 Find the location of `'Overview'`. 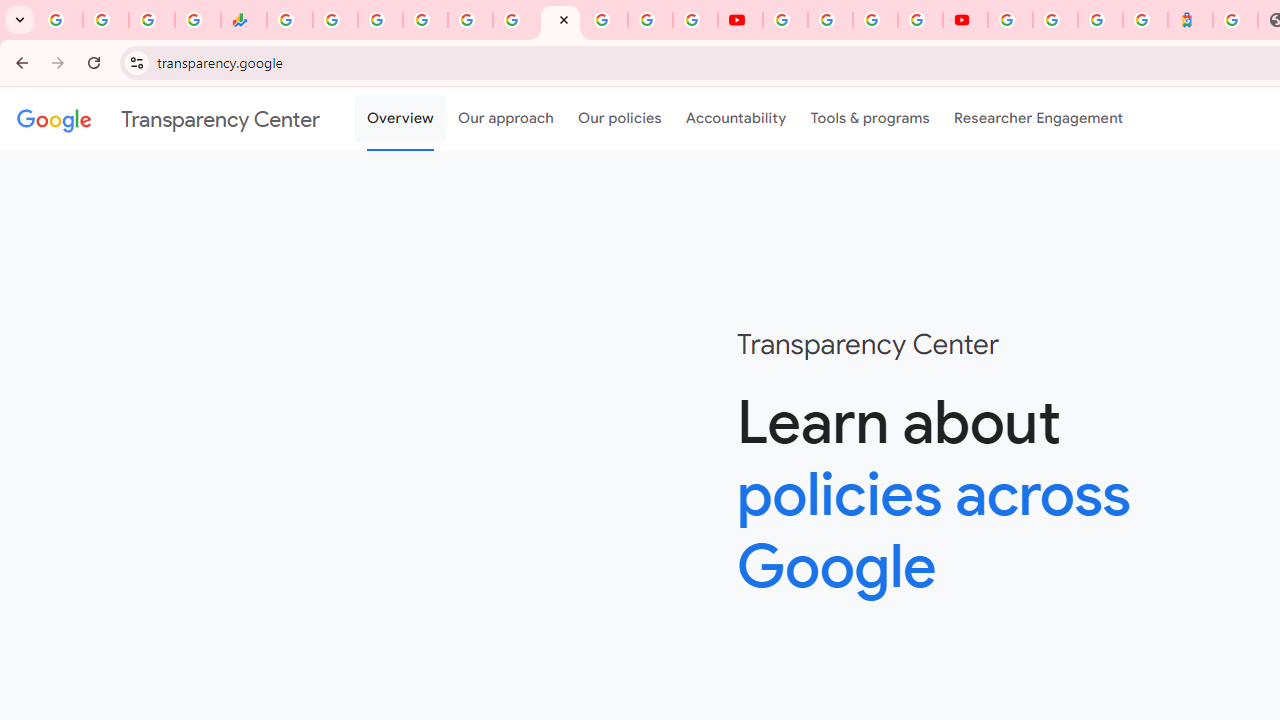

'Overview' is located at coordinates (400, 119).